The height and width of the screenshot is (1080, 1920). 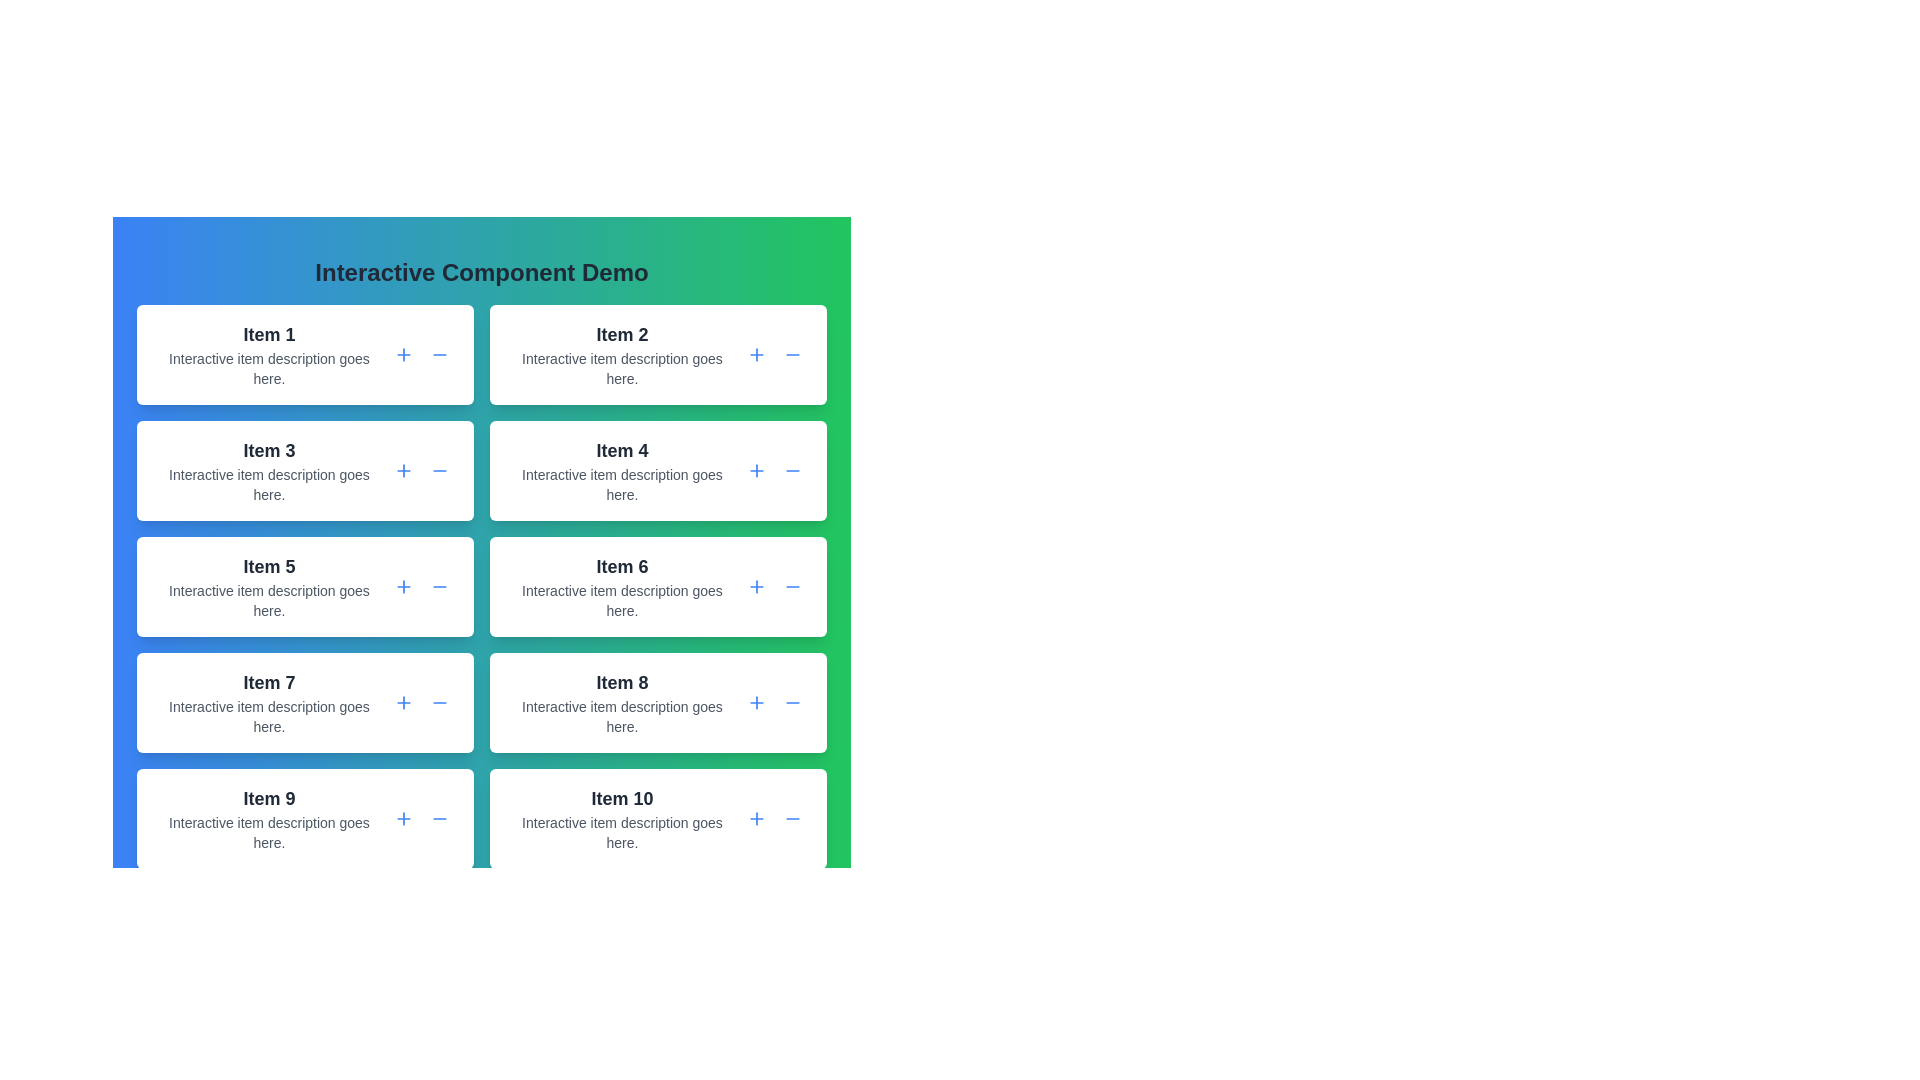 What do you see at coordinates (268, 485) in the screenshot?
I see `the text element providing supplementary information for 'Item 3', located directly below the title in the third card of the left column` at bounding box center [268, 485].